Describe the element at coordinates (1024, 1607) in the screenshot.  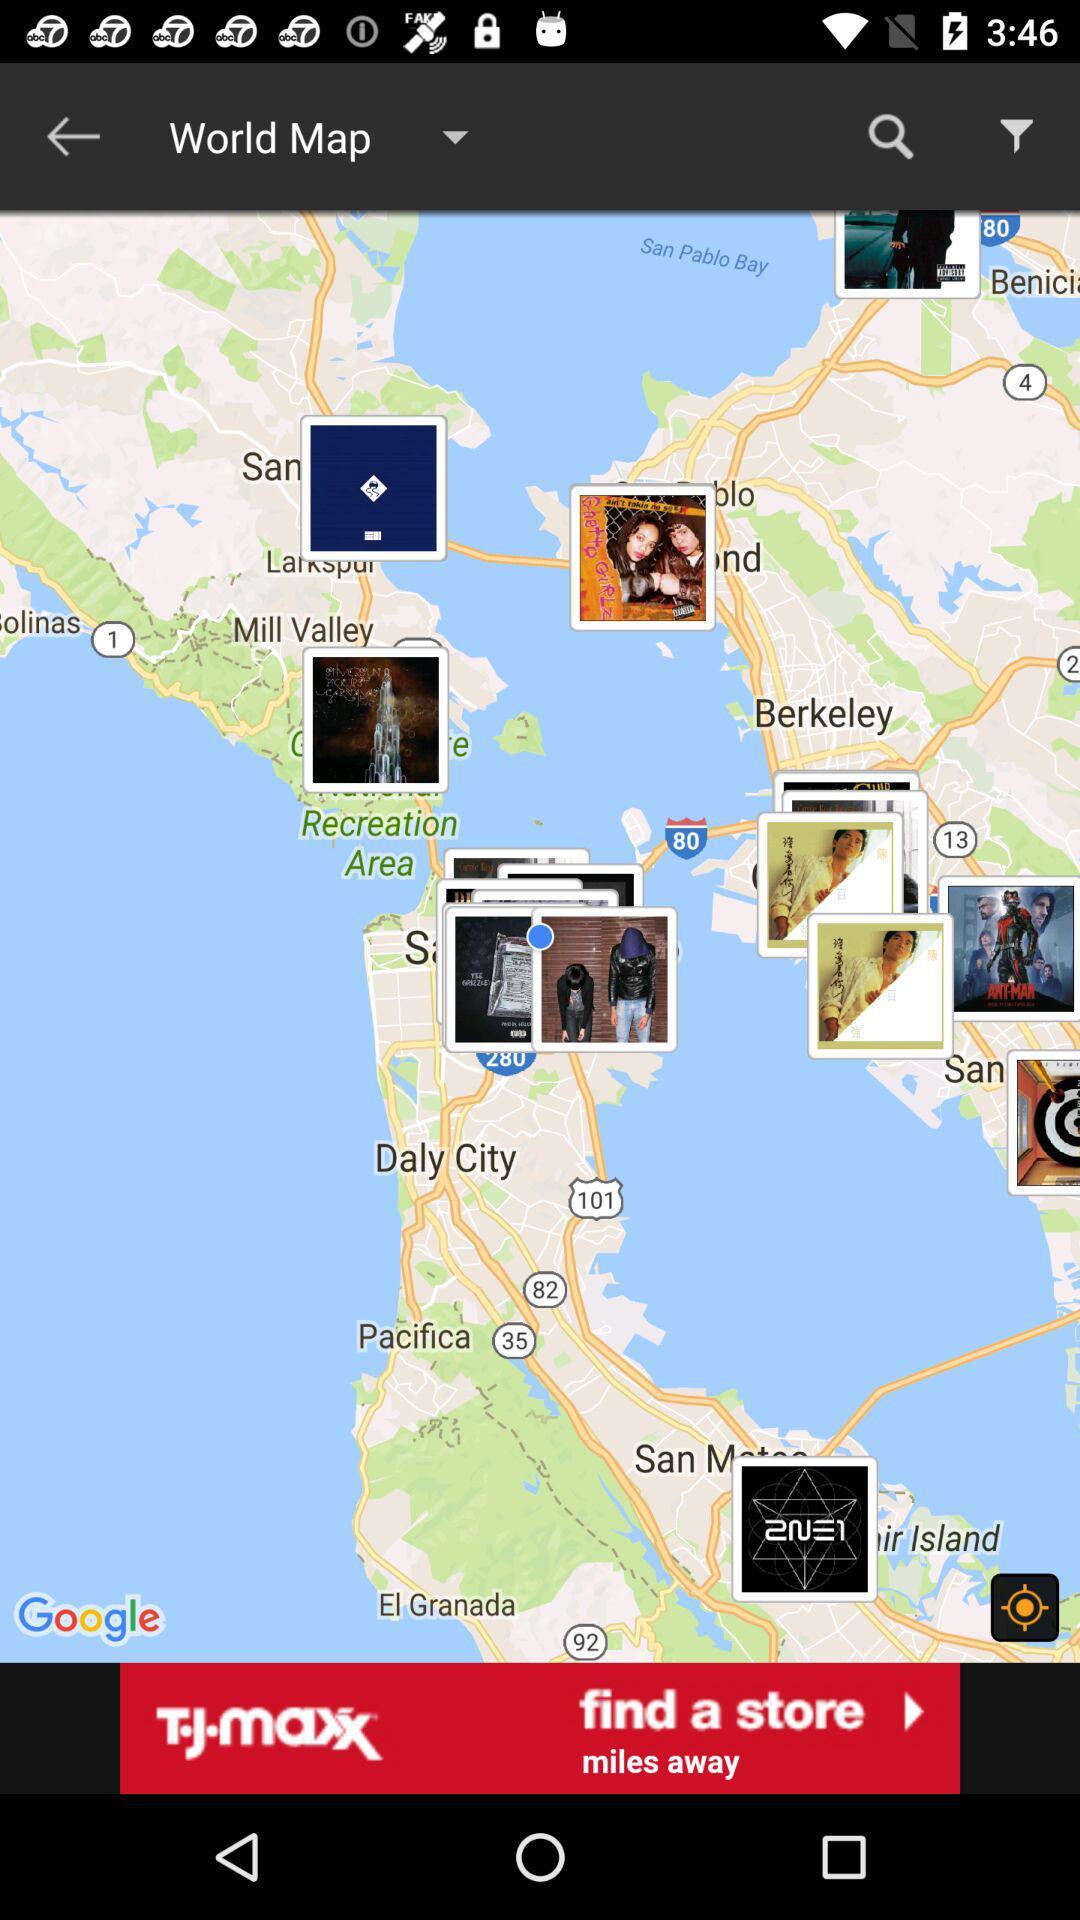
I see `current location` at that location.